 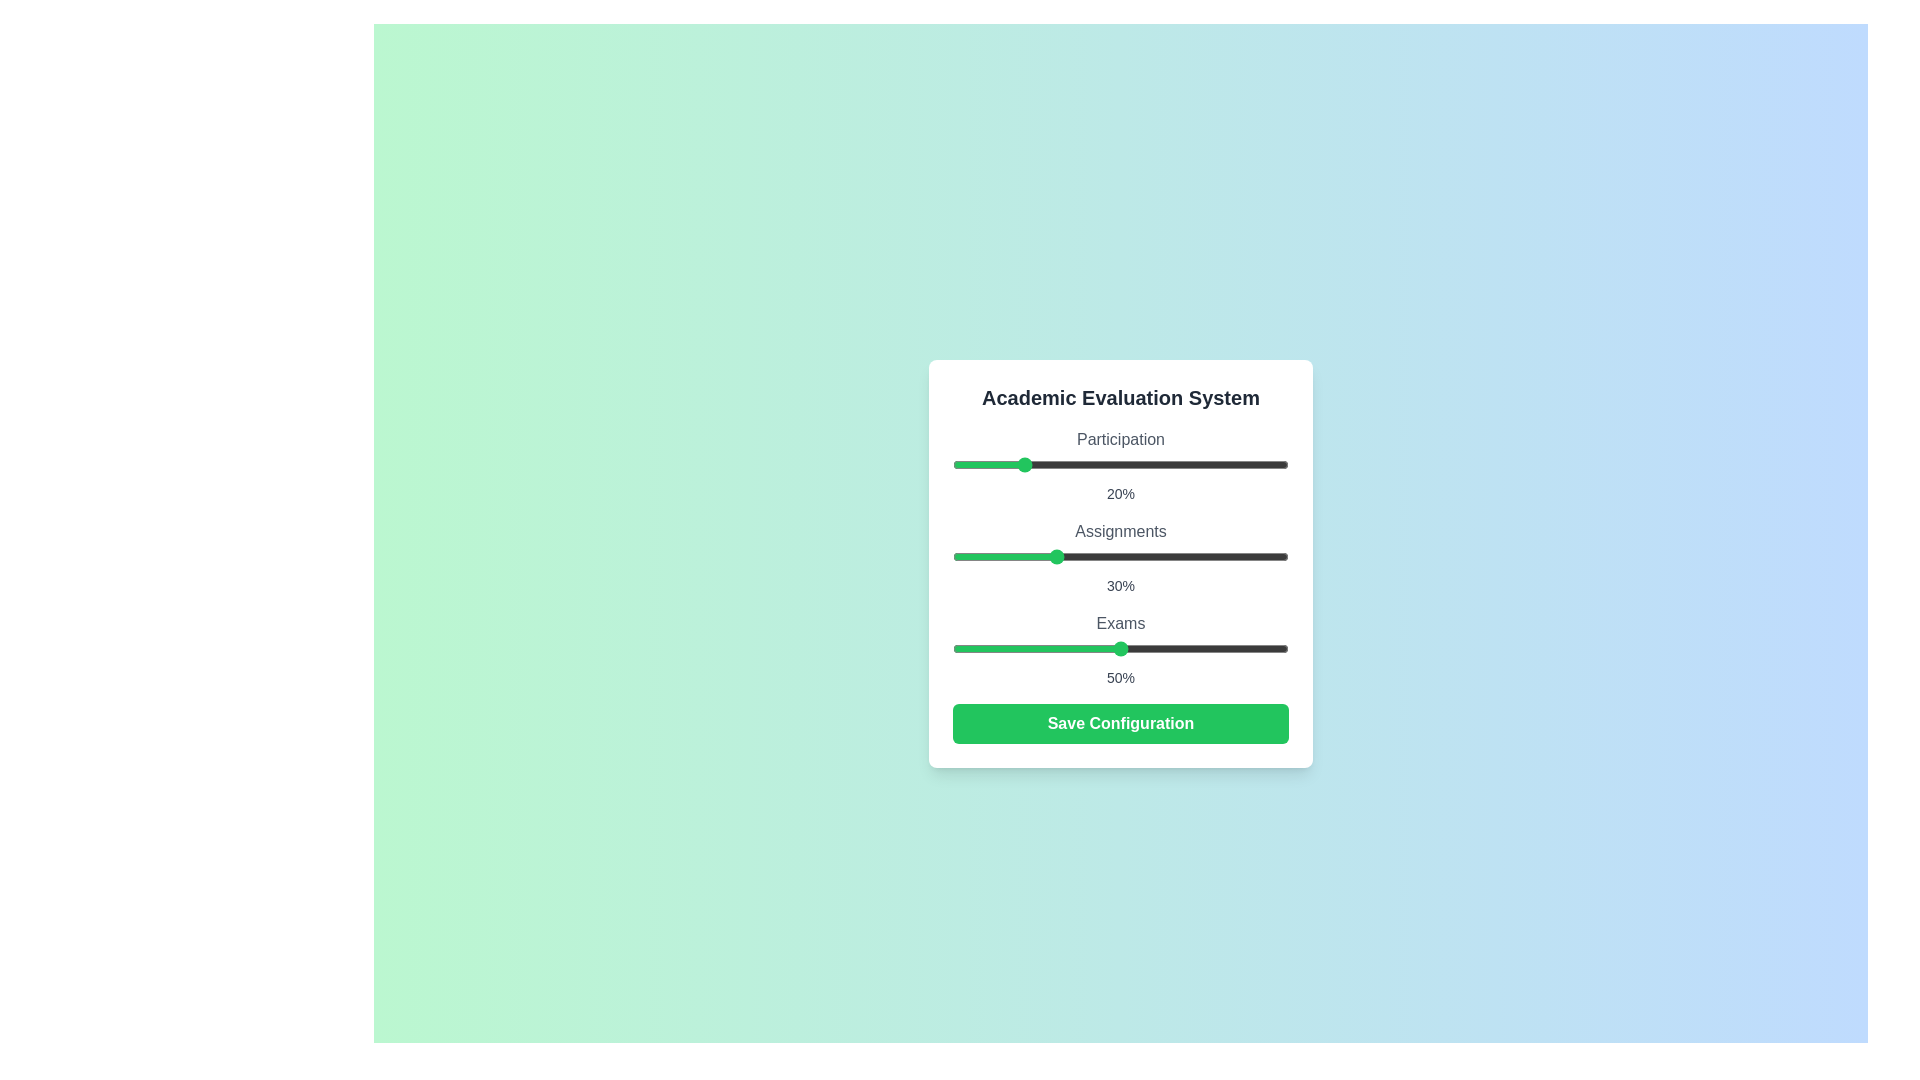 I want to click on the Participation slider element to observe visual feedback, so click(x=1121, y=465).